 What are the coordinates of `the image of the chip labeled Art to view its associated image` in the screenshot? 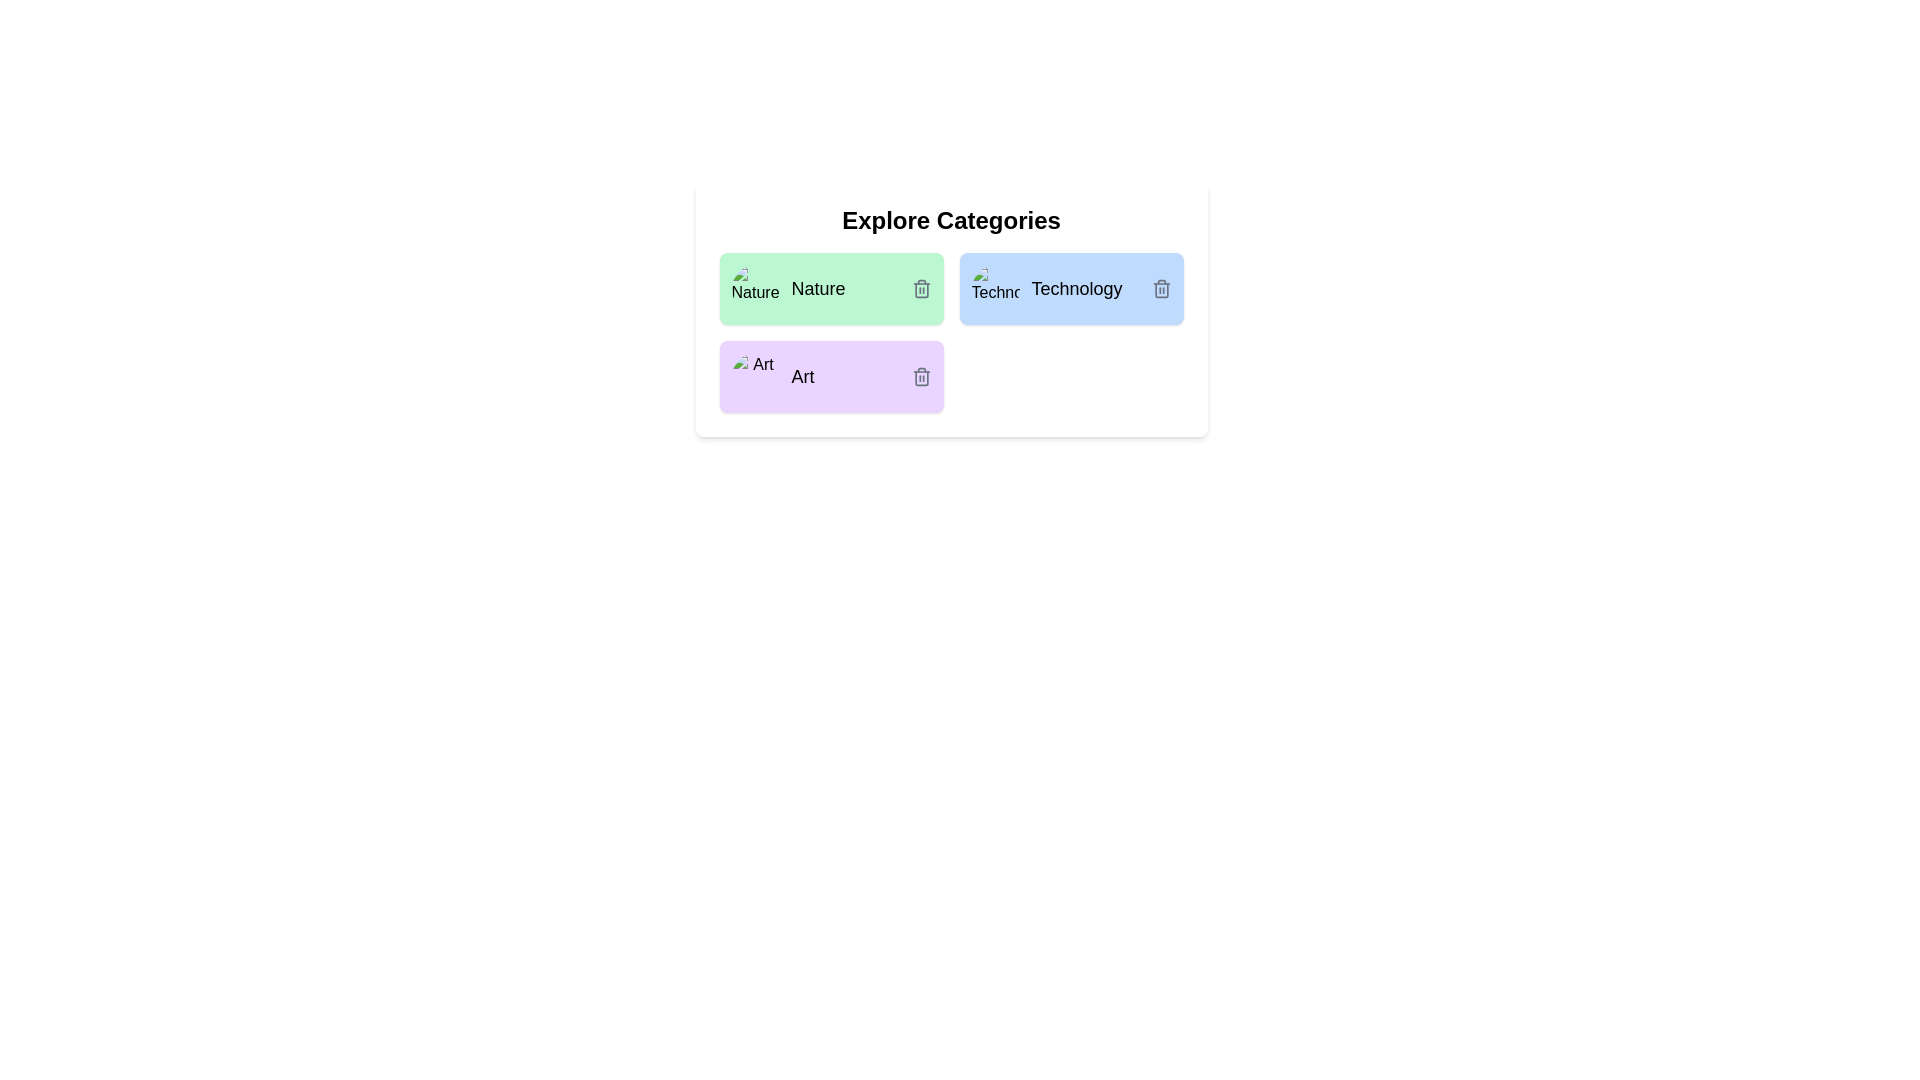 It's located at (754, 377).